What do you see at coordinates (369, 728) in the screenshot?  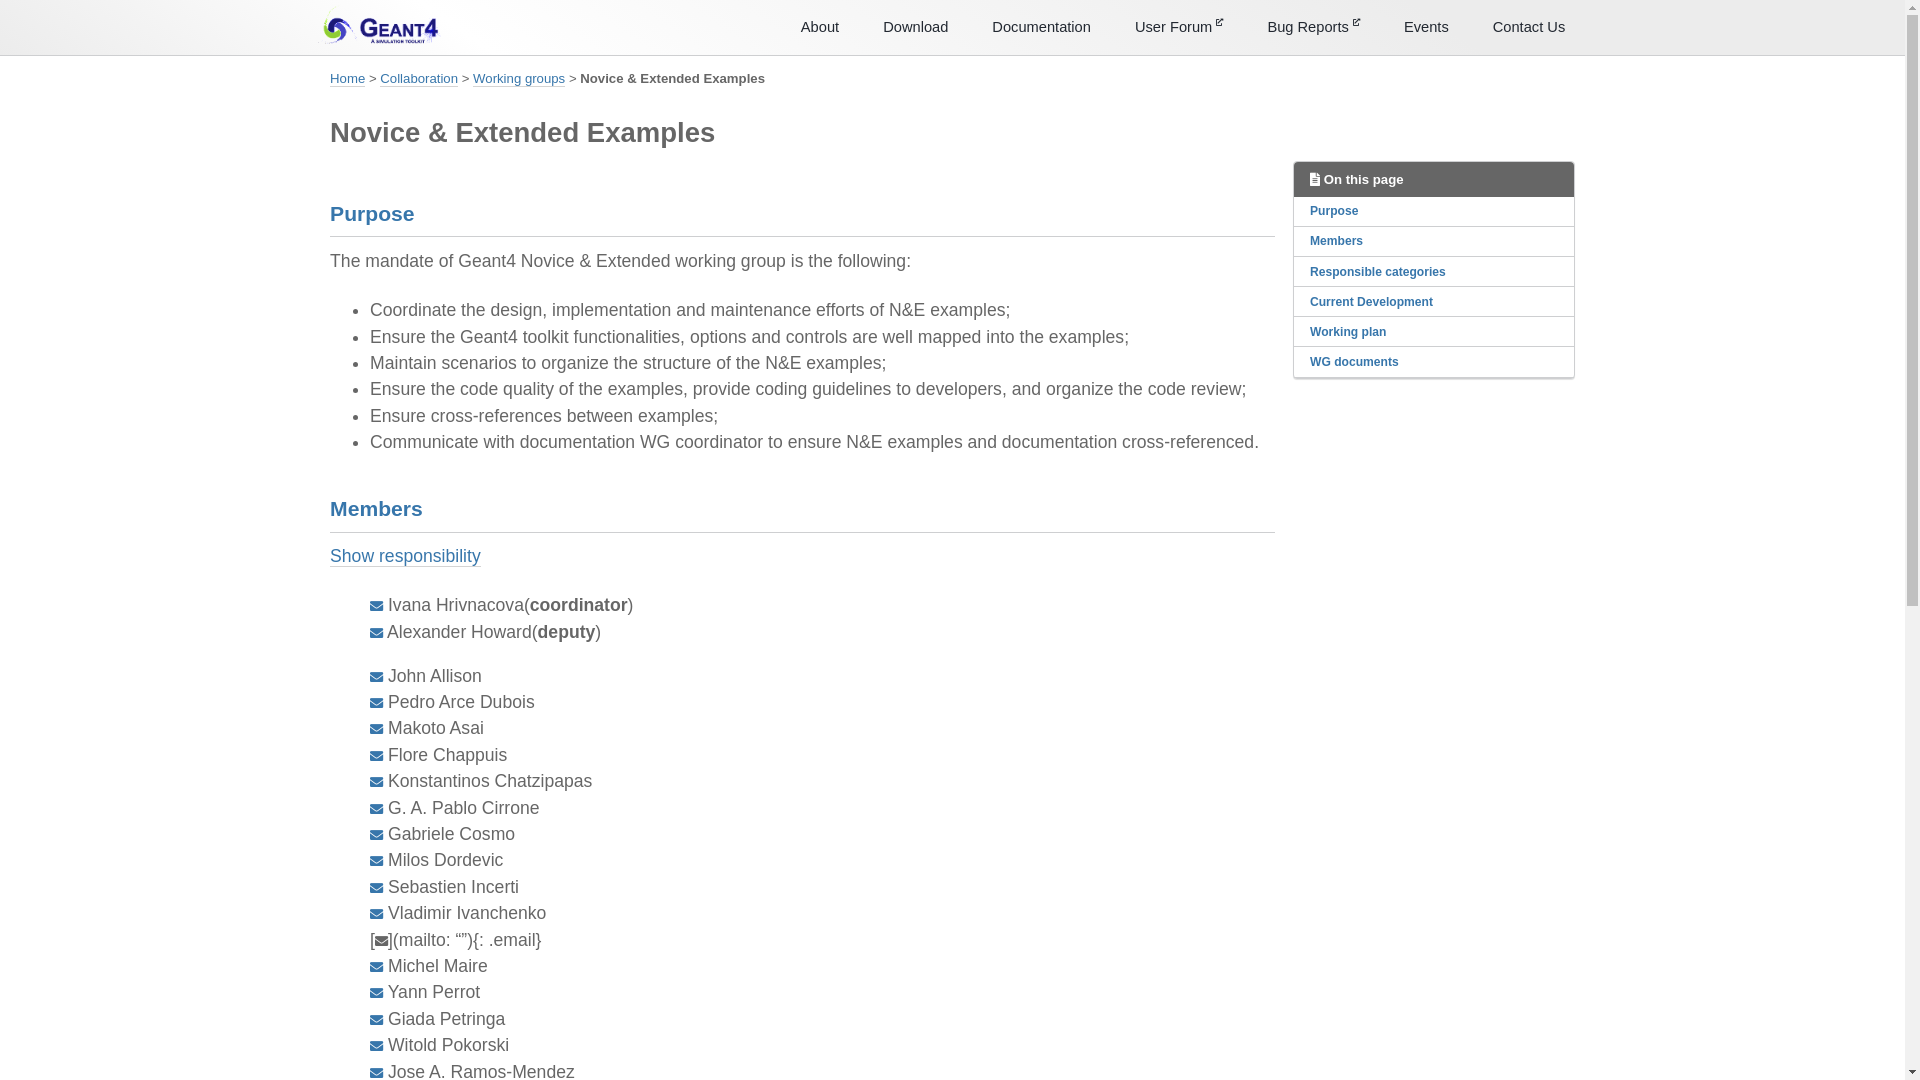 I see `'asai@jlab.org'` at bounding box center [369, 728].